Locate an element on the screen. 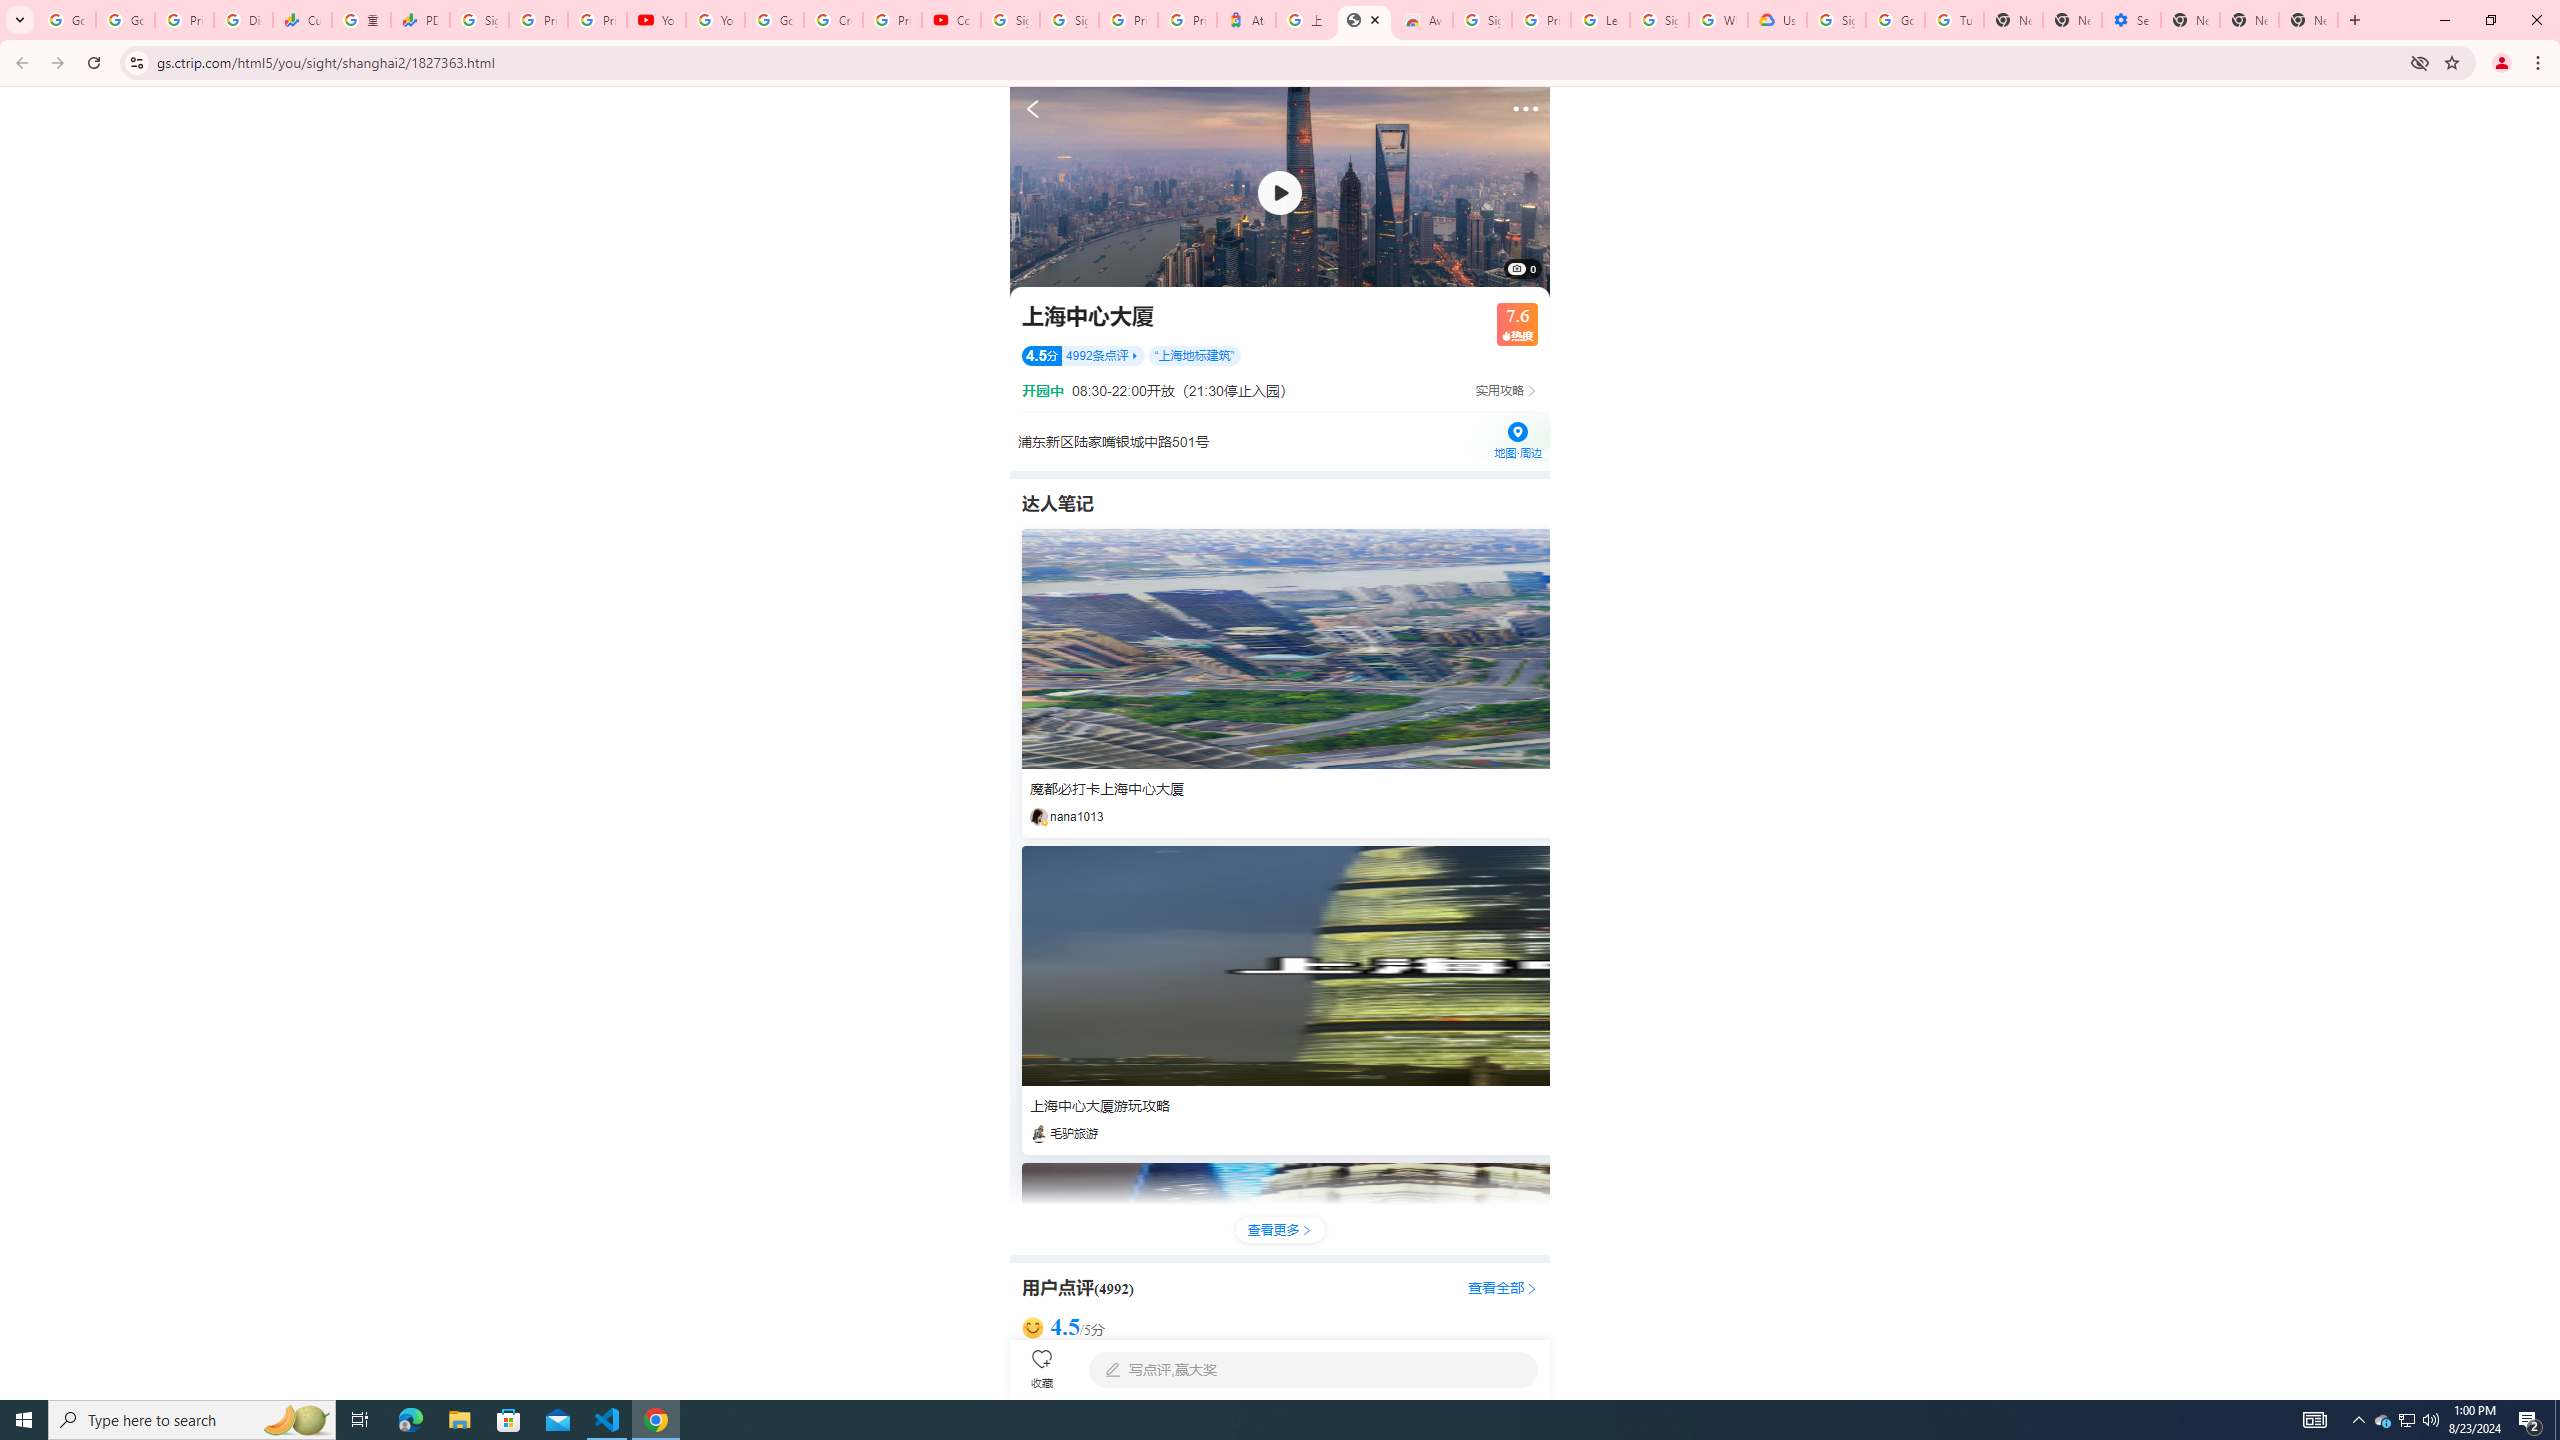 The height and width of the screenshot is (1440, 2560). 'Google Workspace Admin Community' is located at coordinates (65, 19).